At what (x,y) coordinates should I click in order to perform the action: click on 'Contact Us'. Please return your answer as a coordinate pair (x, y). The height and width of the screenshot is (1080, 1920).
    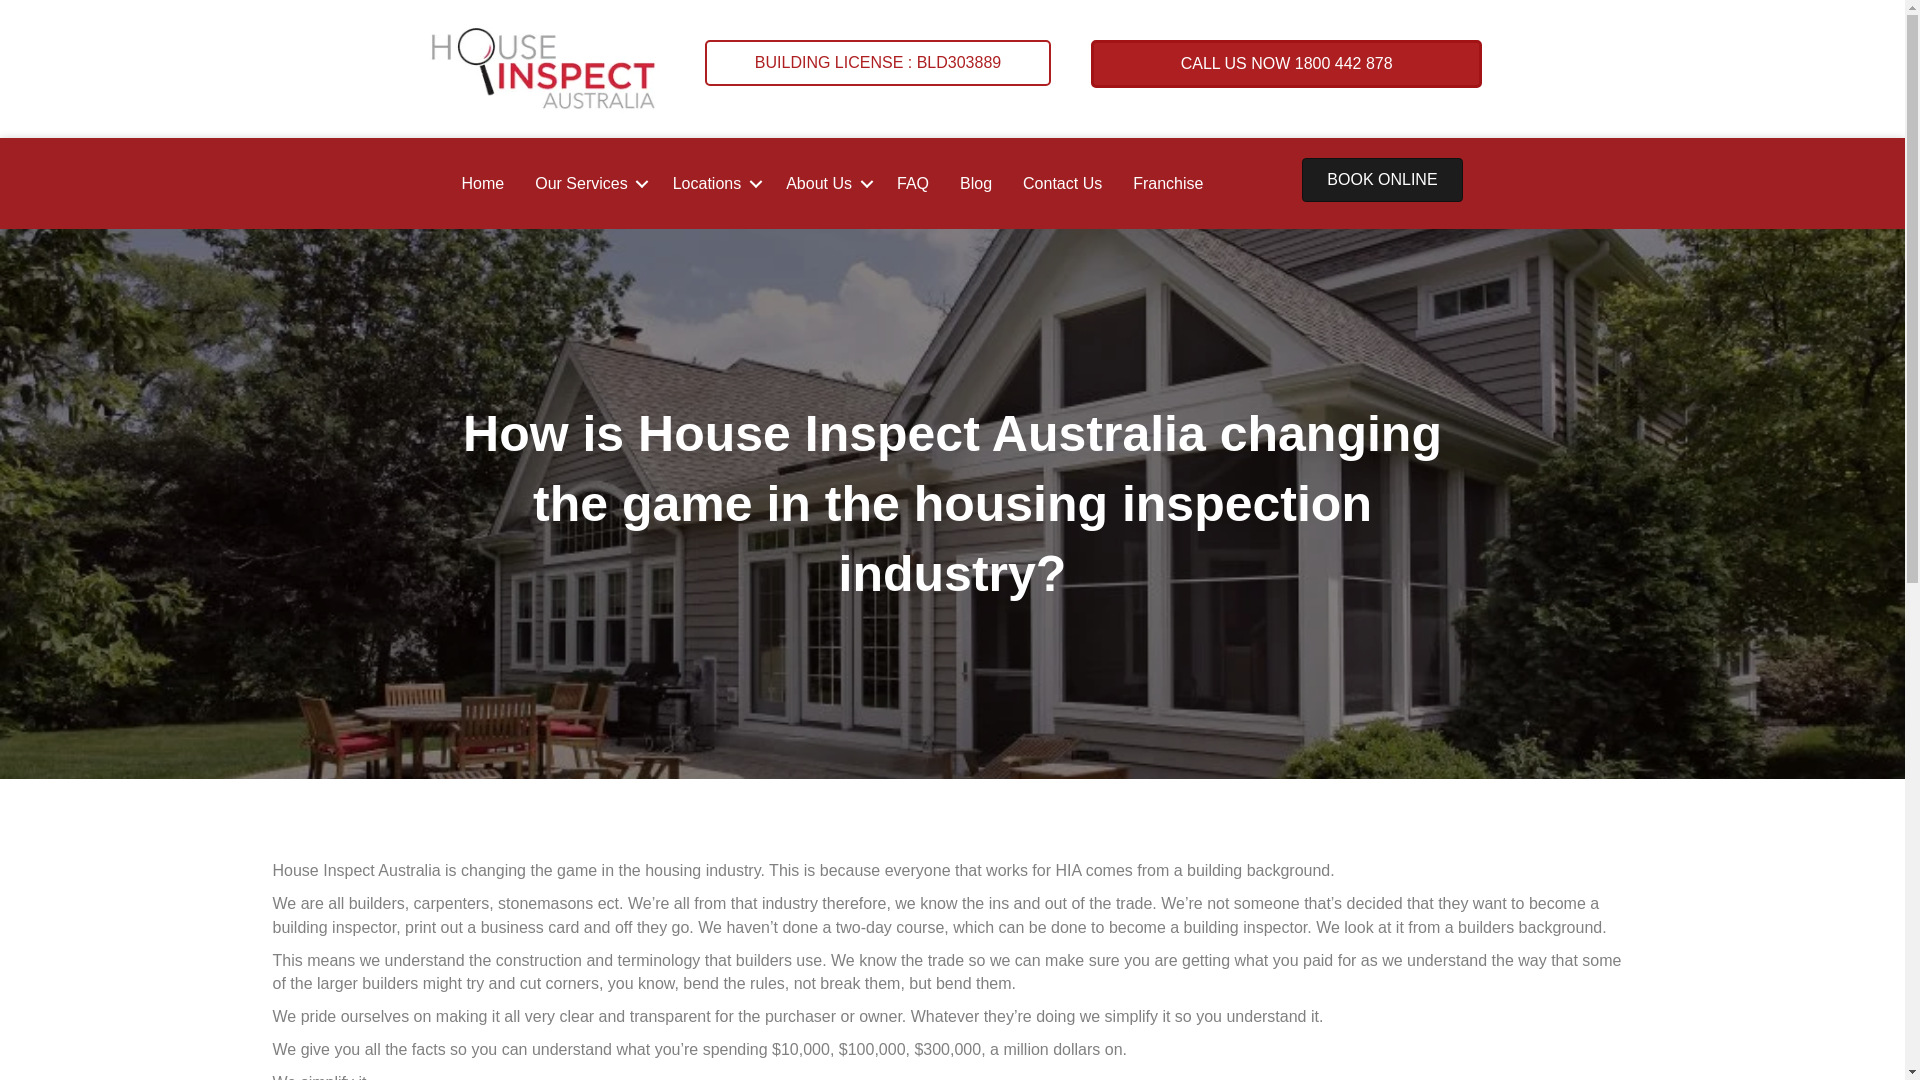
    Looking at the image, I should click on (1008, 183).